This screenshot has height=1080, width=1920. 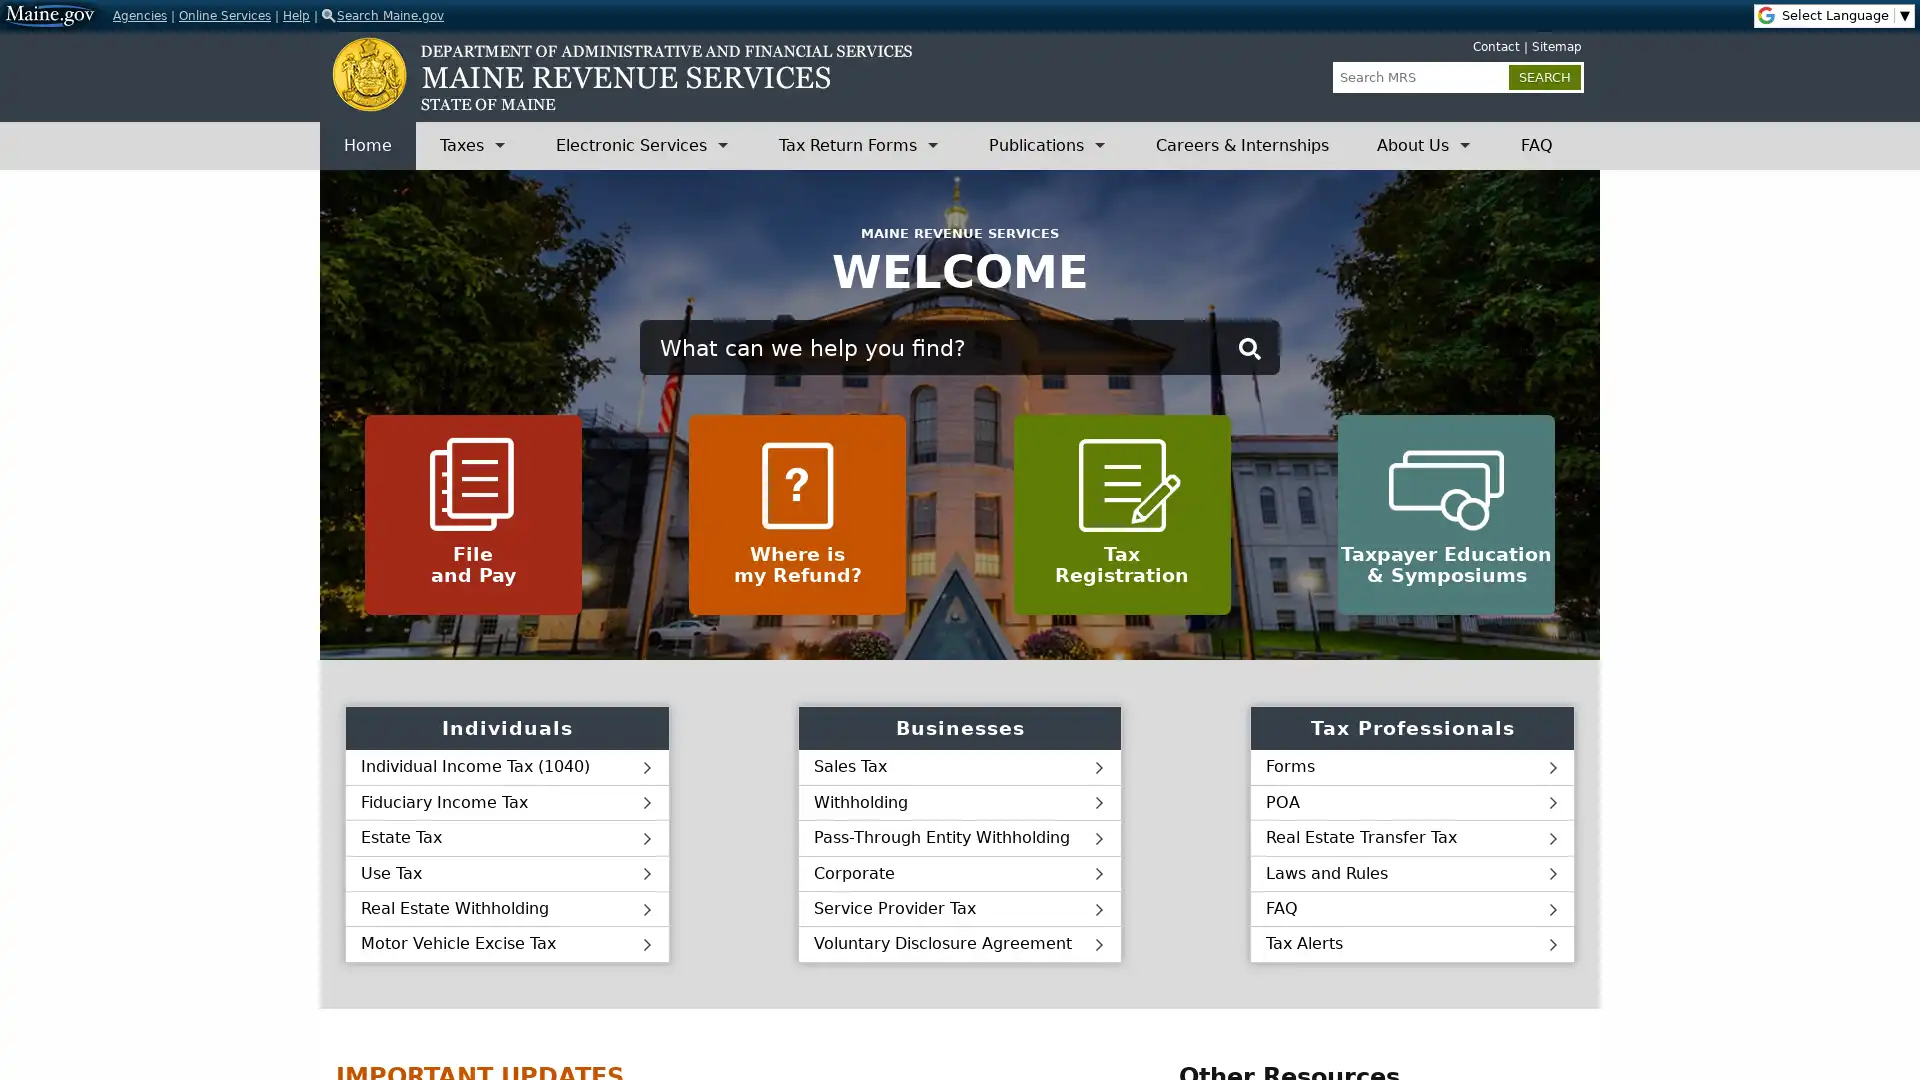 What do you see at coordinates (1544, 76) in the screenshot?
I see `Search` at bounding box center [1544, 76].